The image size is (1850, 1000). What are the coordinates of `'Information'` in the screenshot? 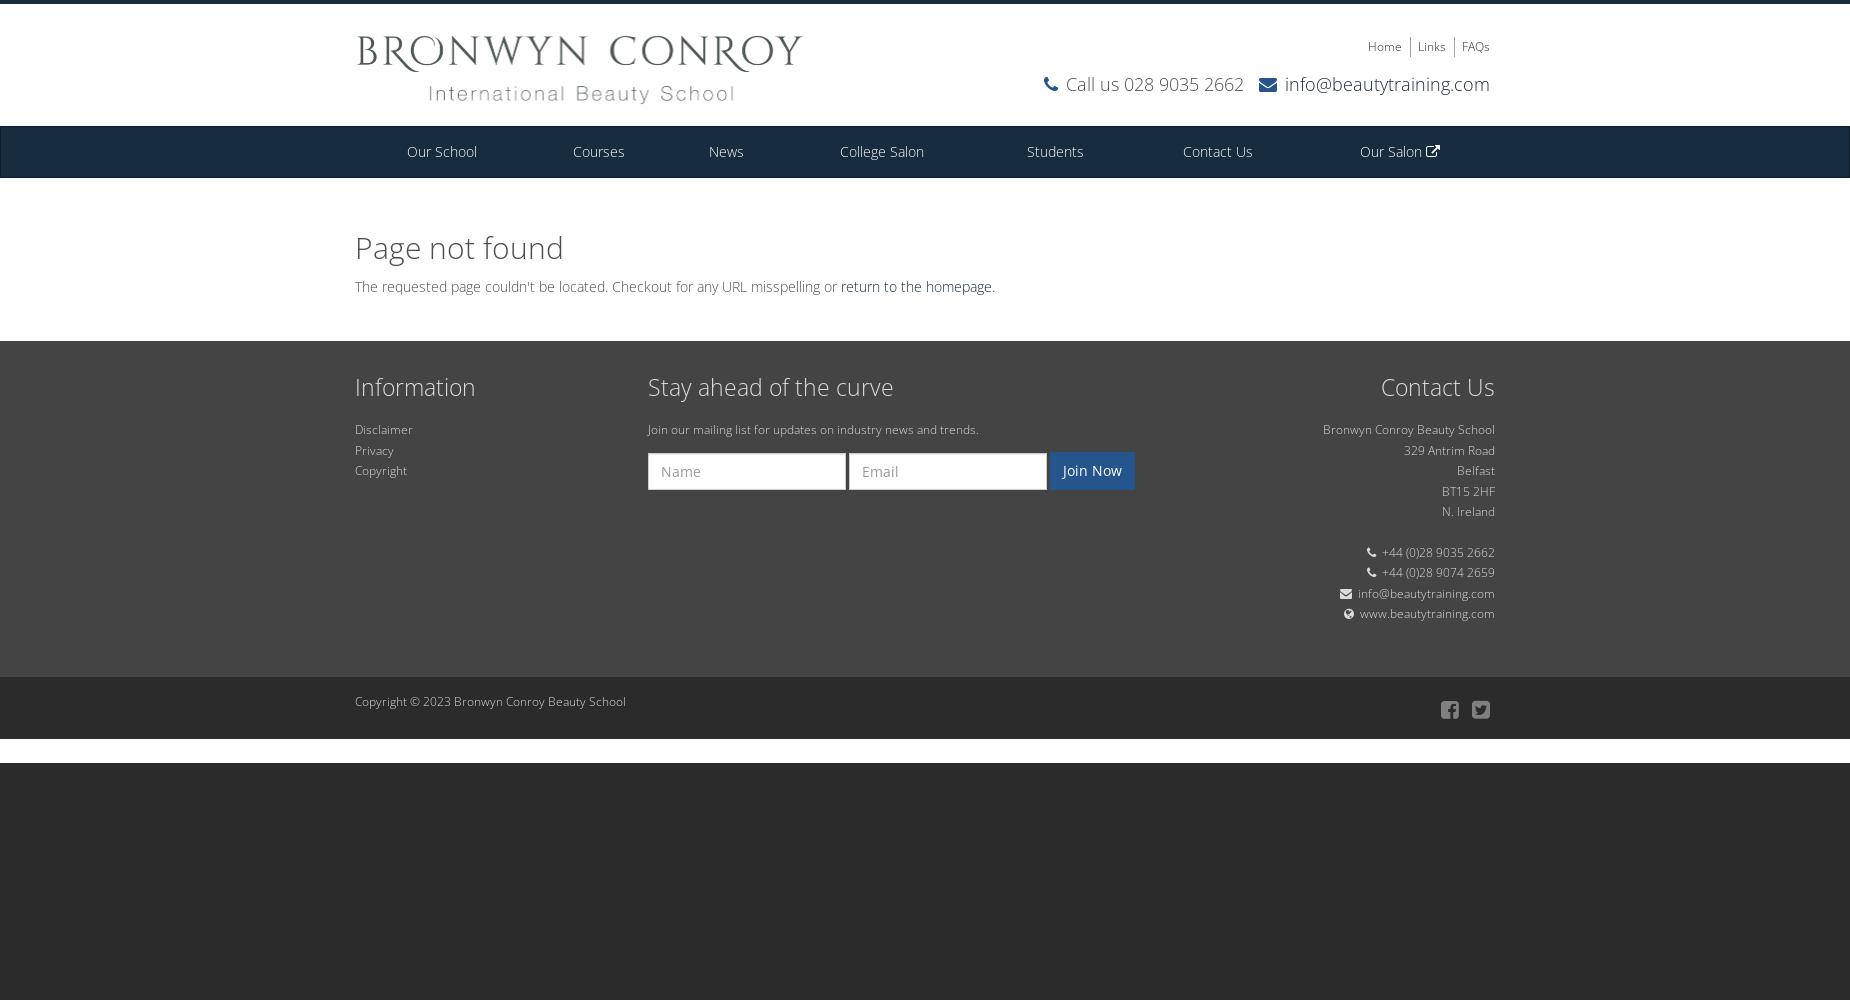 It's located at (414, 387).